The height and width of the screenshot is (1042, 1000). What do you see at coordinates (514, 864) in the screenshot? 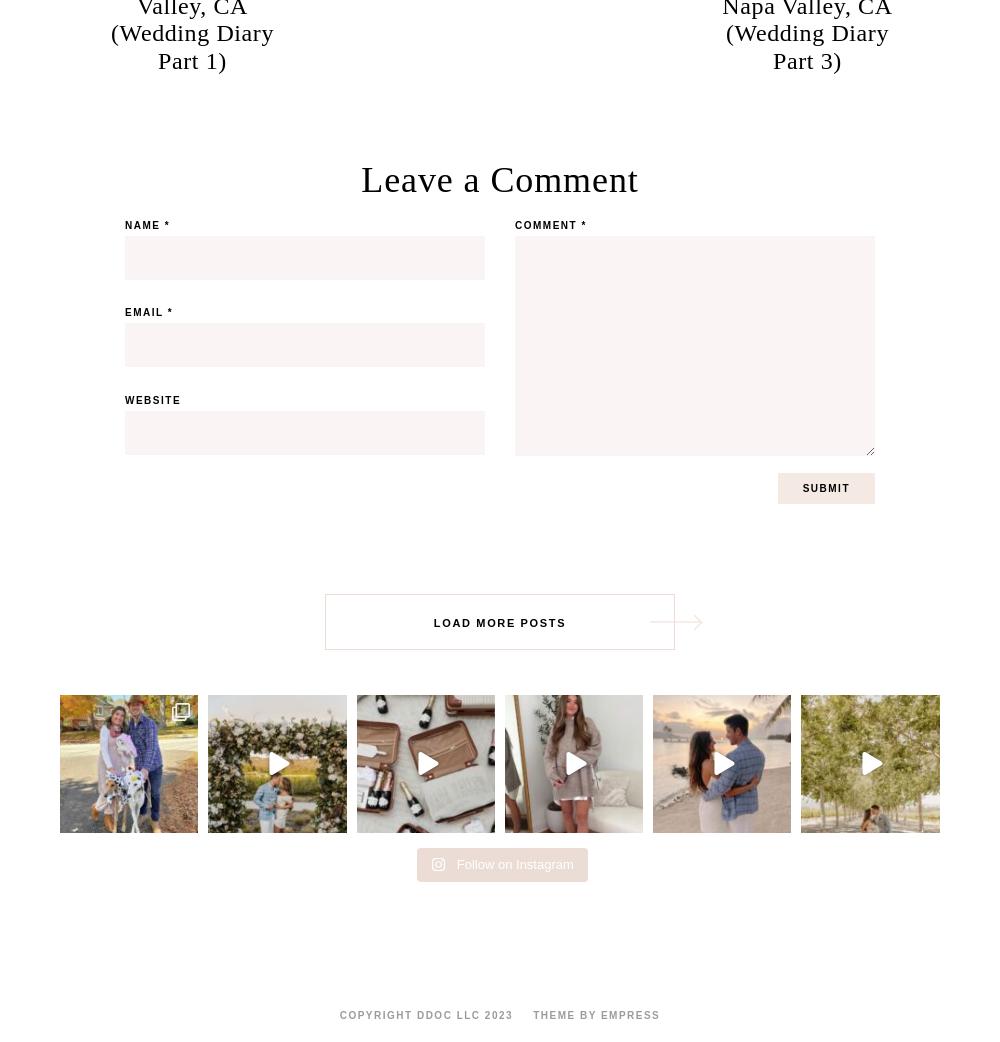
I see `'Follow on Instagram'` at bounding box center [514, 864].